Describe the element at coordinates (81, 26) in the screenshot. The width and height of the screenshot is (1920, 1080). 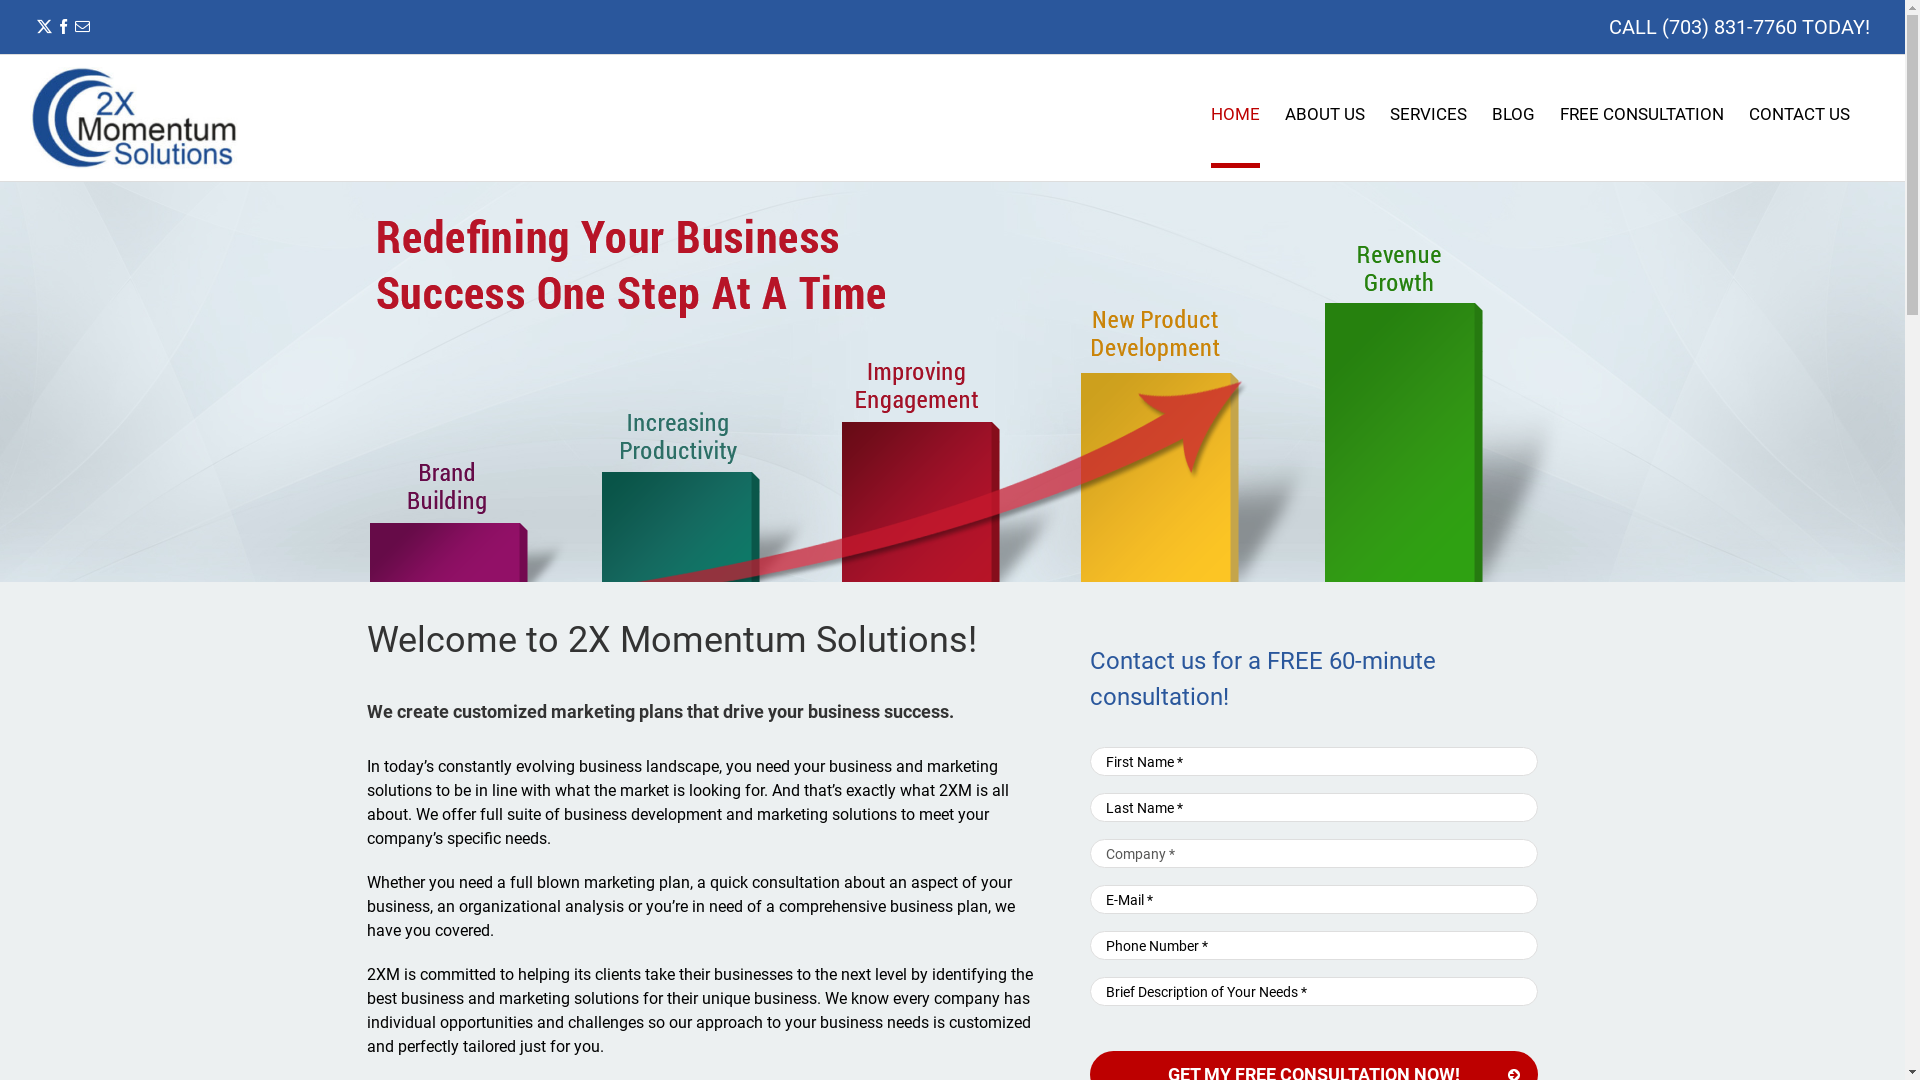
I see `'Email'` at that location.